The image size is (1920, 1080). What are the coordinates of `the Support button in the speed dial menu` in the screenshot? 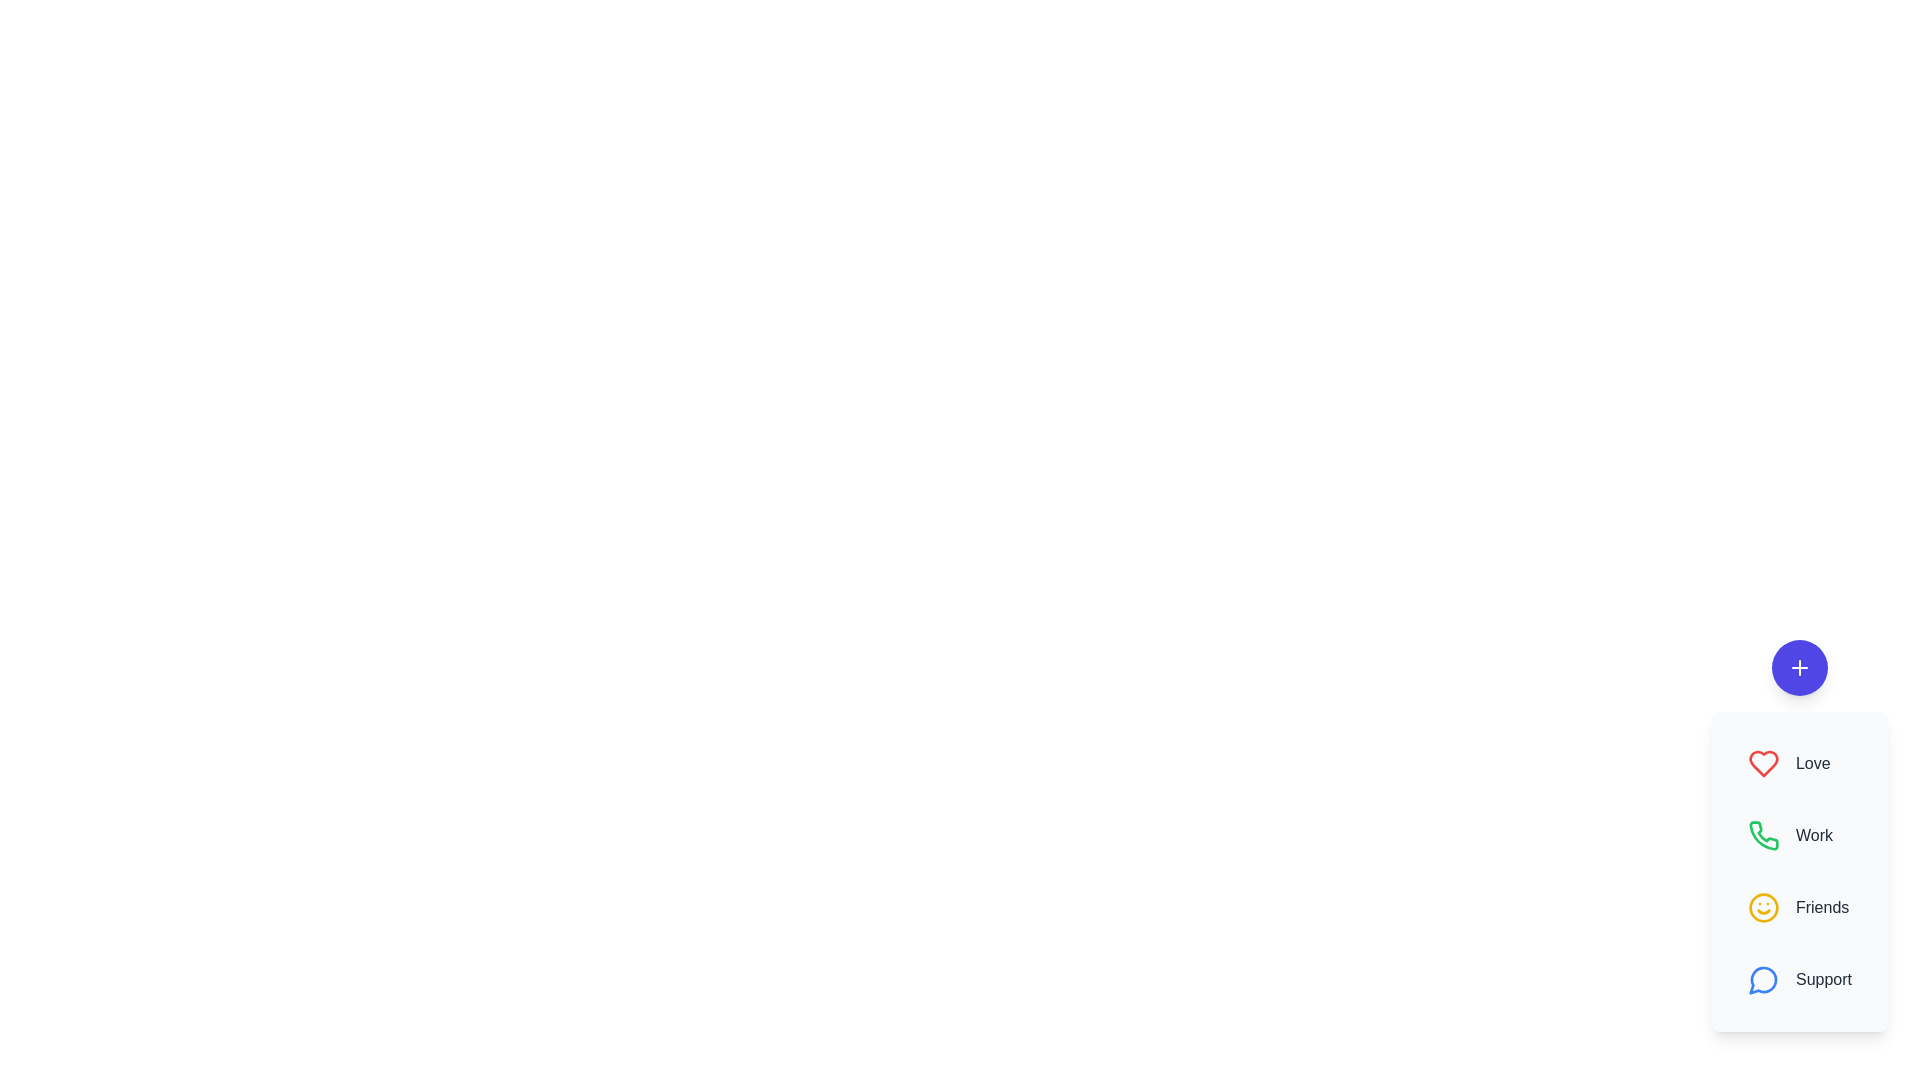 It's located at (1800, 978).